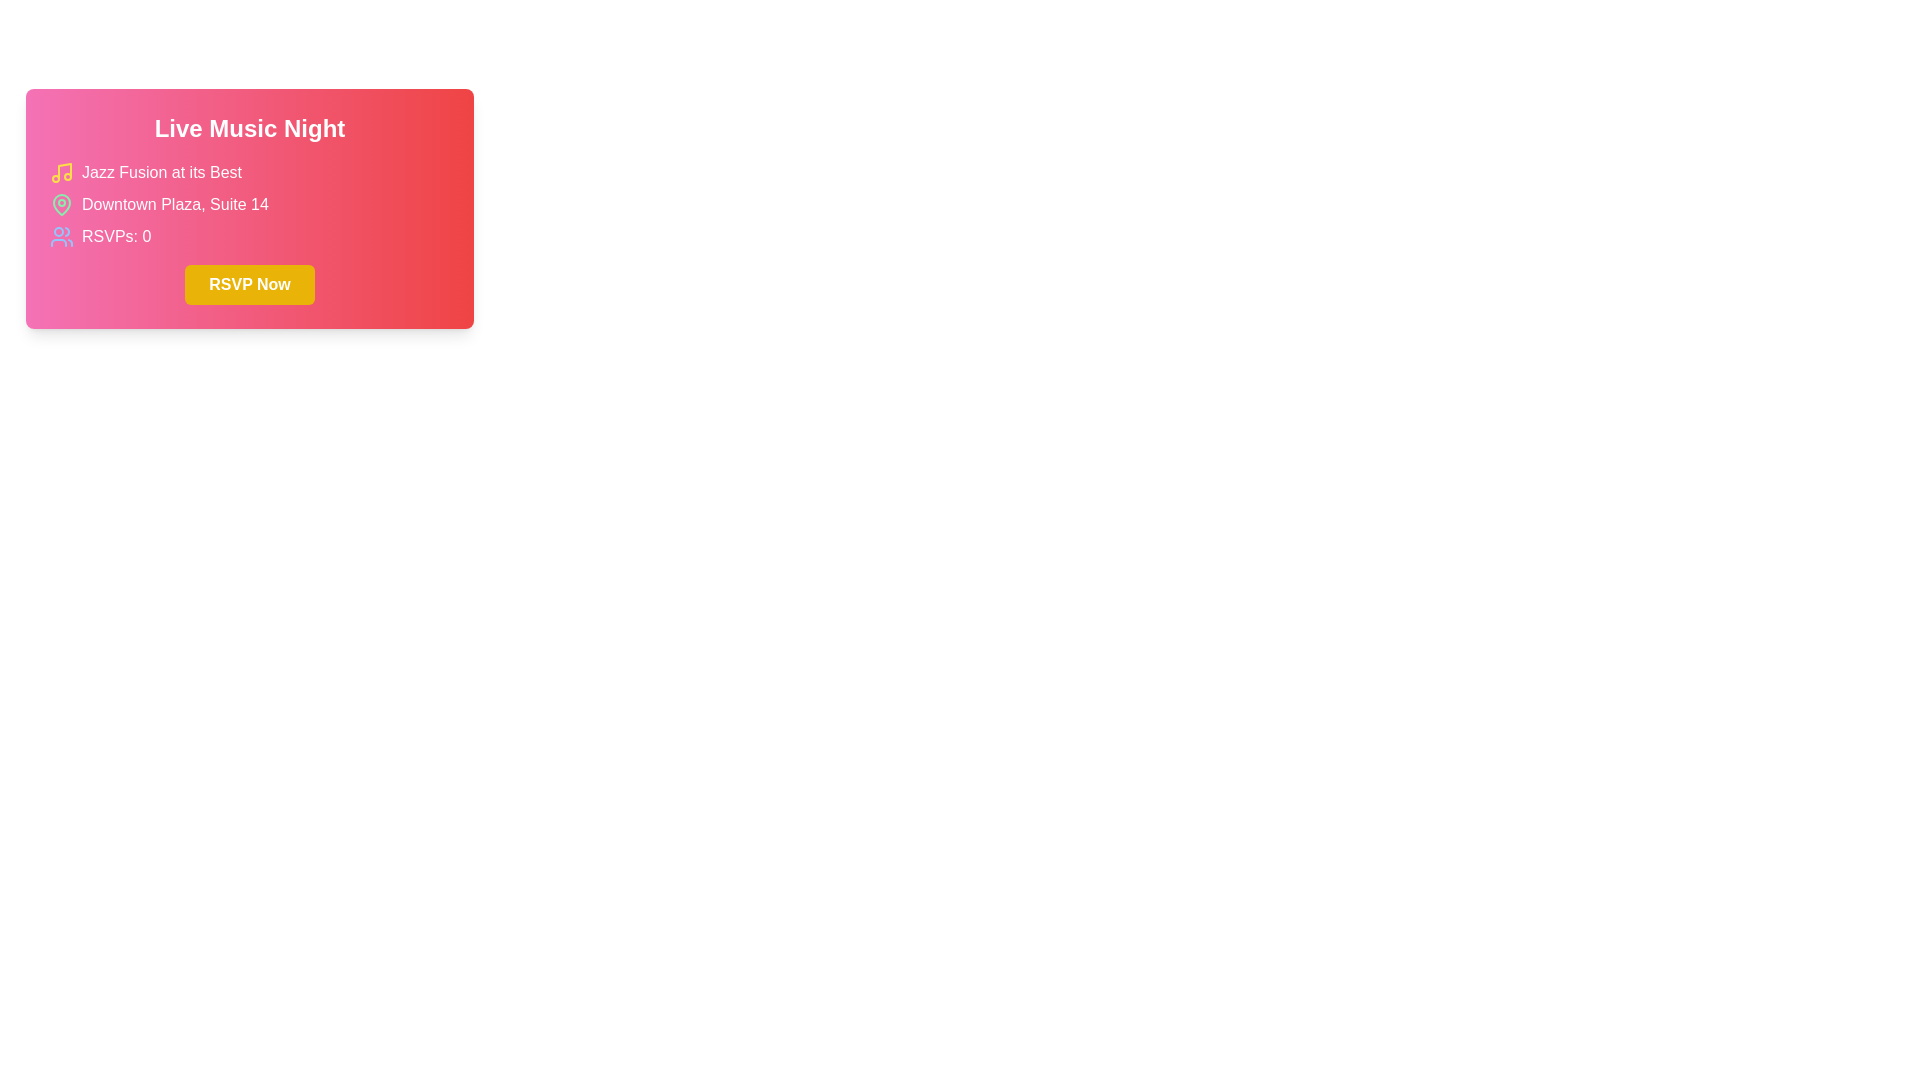 This screenshot has height=1080, width=1920. I want to click on the small blue SVG icon depicting a group of users, located slightly to the left of the text 'RSVPs: 0' within the RSVP section of the event card, so click(62, 235).